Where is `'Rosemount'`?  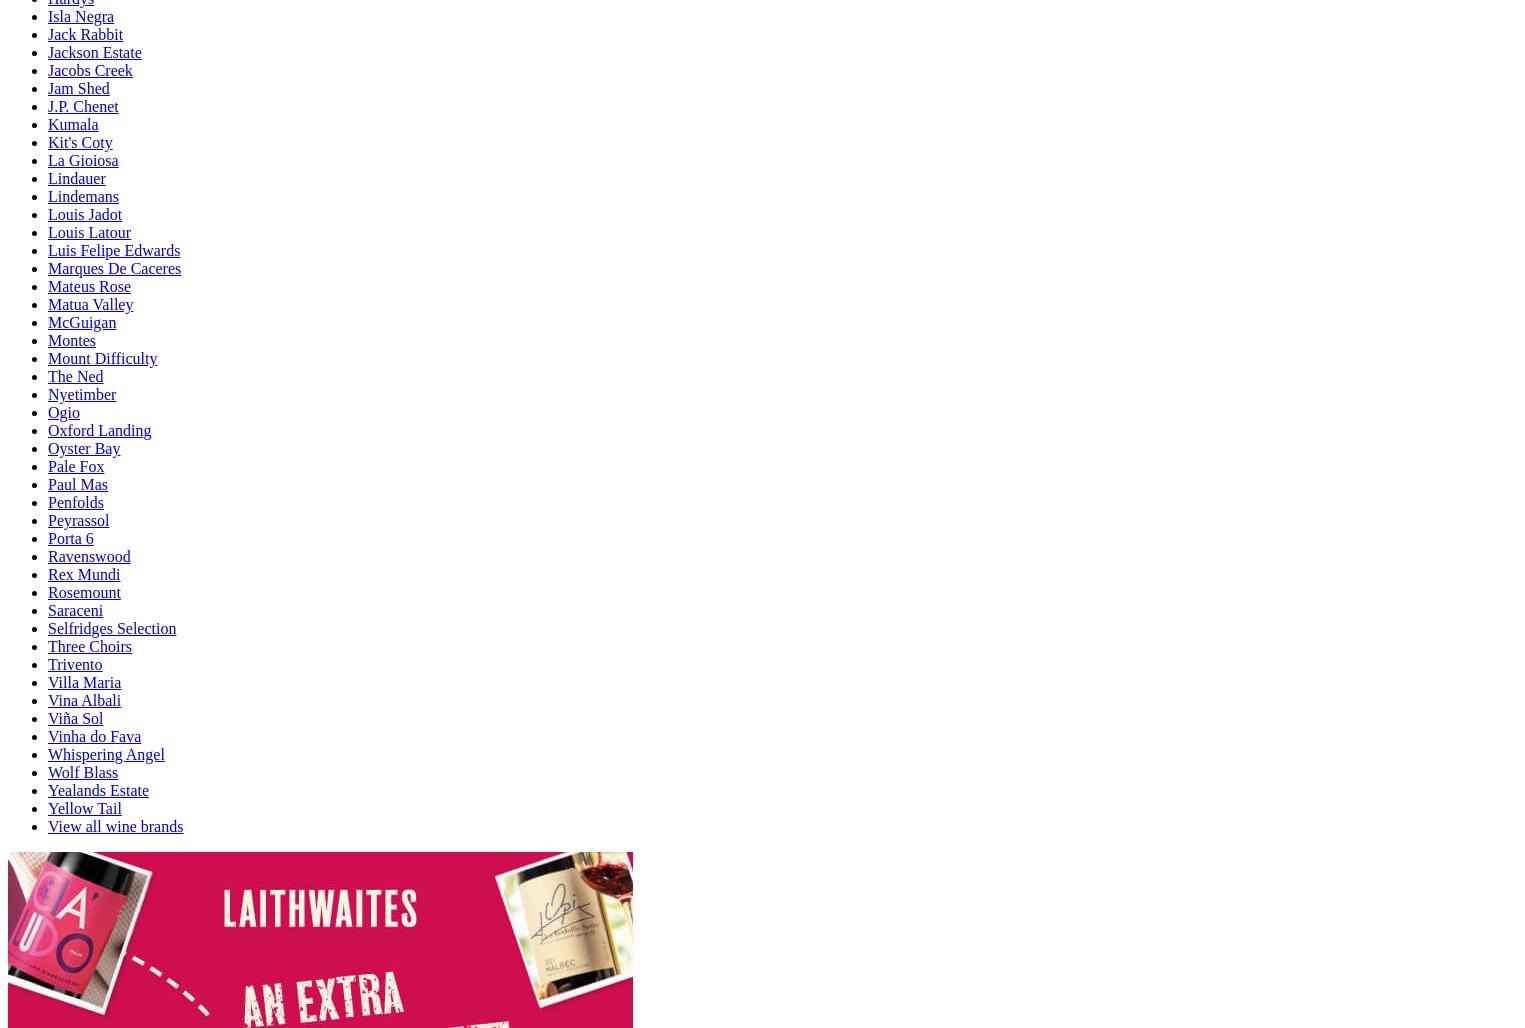
'Rosemount' is located at coordinates (47, 590).